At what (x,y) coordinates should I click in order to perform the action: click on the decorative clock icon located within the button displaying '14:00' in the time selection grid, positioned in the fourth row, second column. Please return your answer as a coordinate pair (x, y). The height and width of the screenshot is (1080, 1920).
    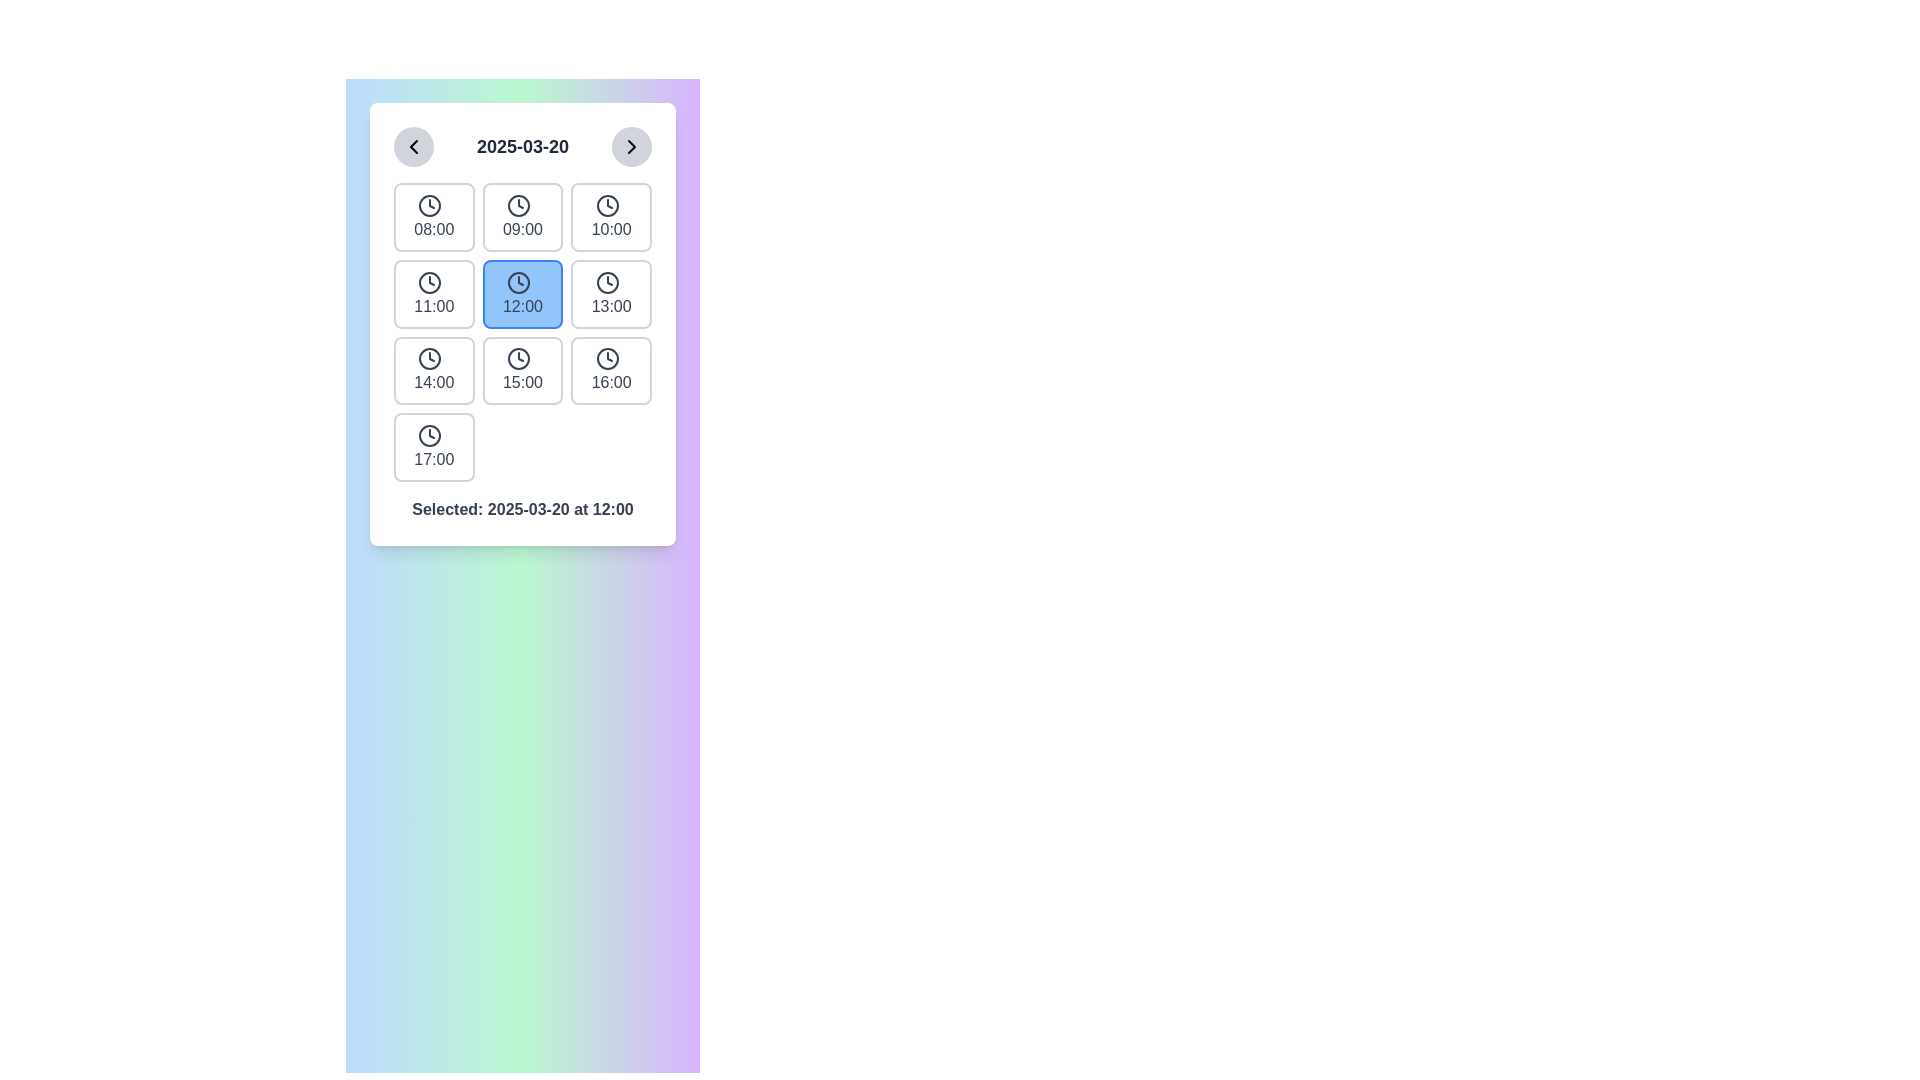
    Looking at the image, I should click on (429, 358).